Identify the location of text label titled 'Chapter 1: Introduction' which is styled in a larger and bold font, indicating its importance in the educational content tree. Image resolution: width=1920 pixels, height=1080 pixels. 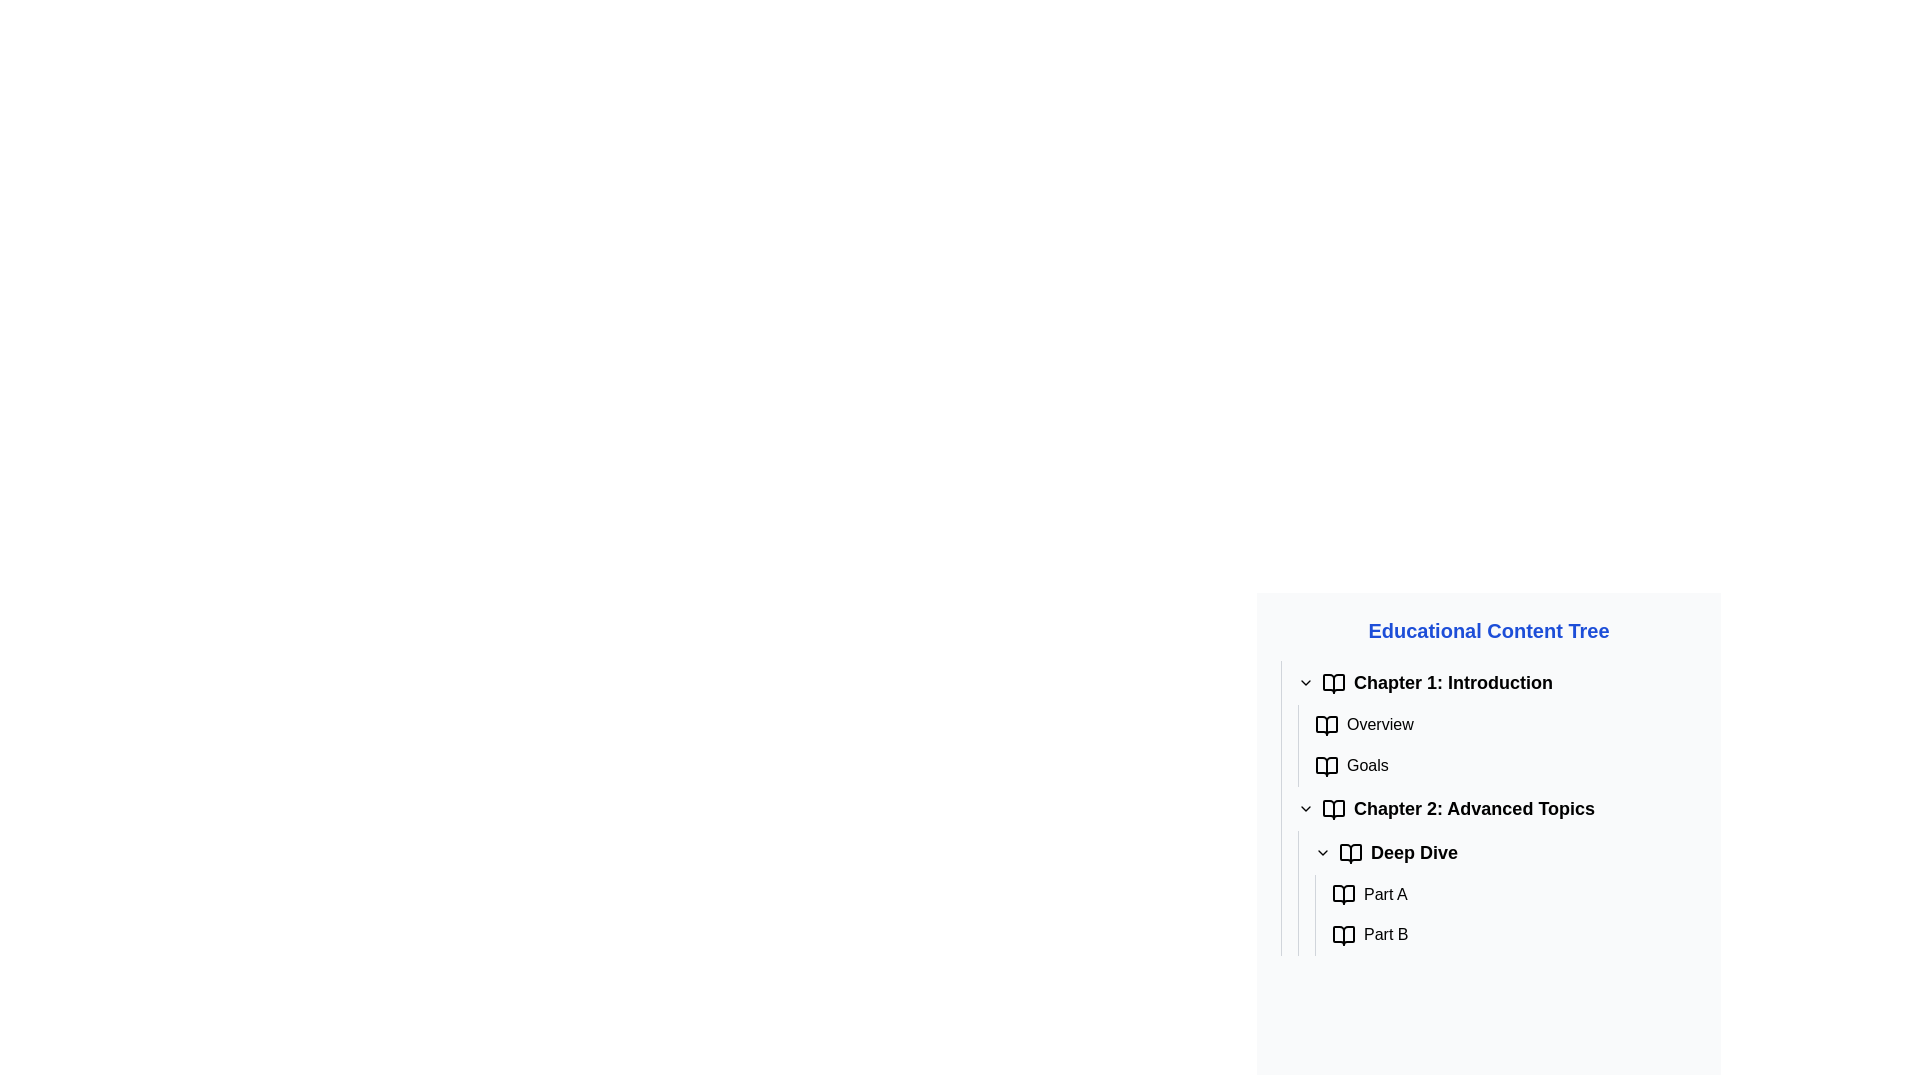
(1436, 681).